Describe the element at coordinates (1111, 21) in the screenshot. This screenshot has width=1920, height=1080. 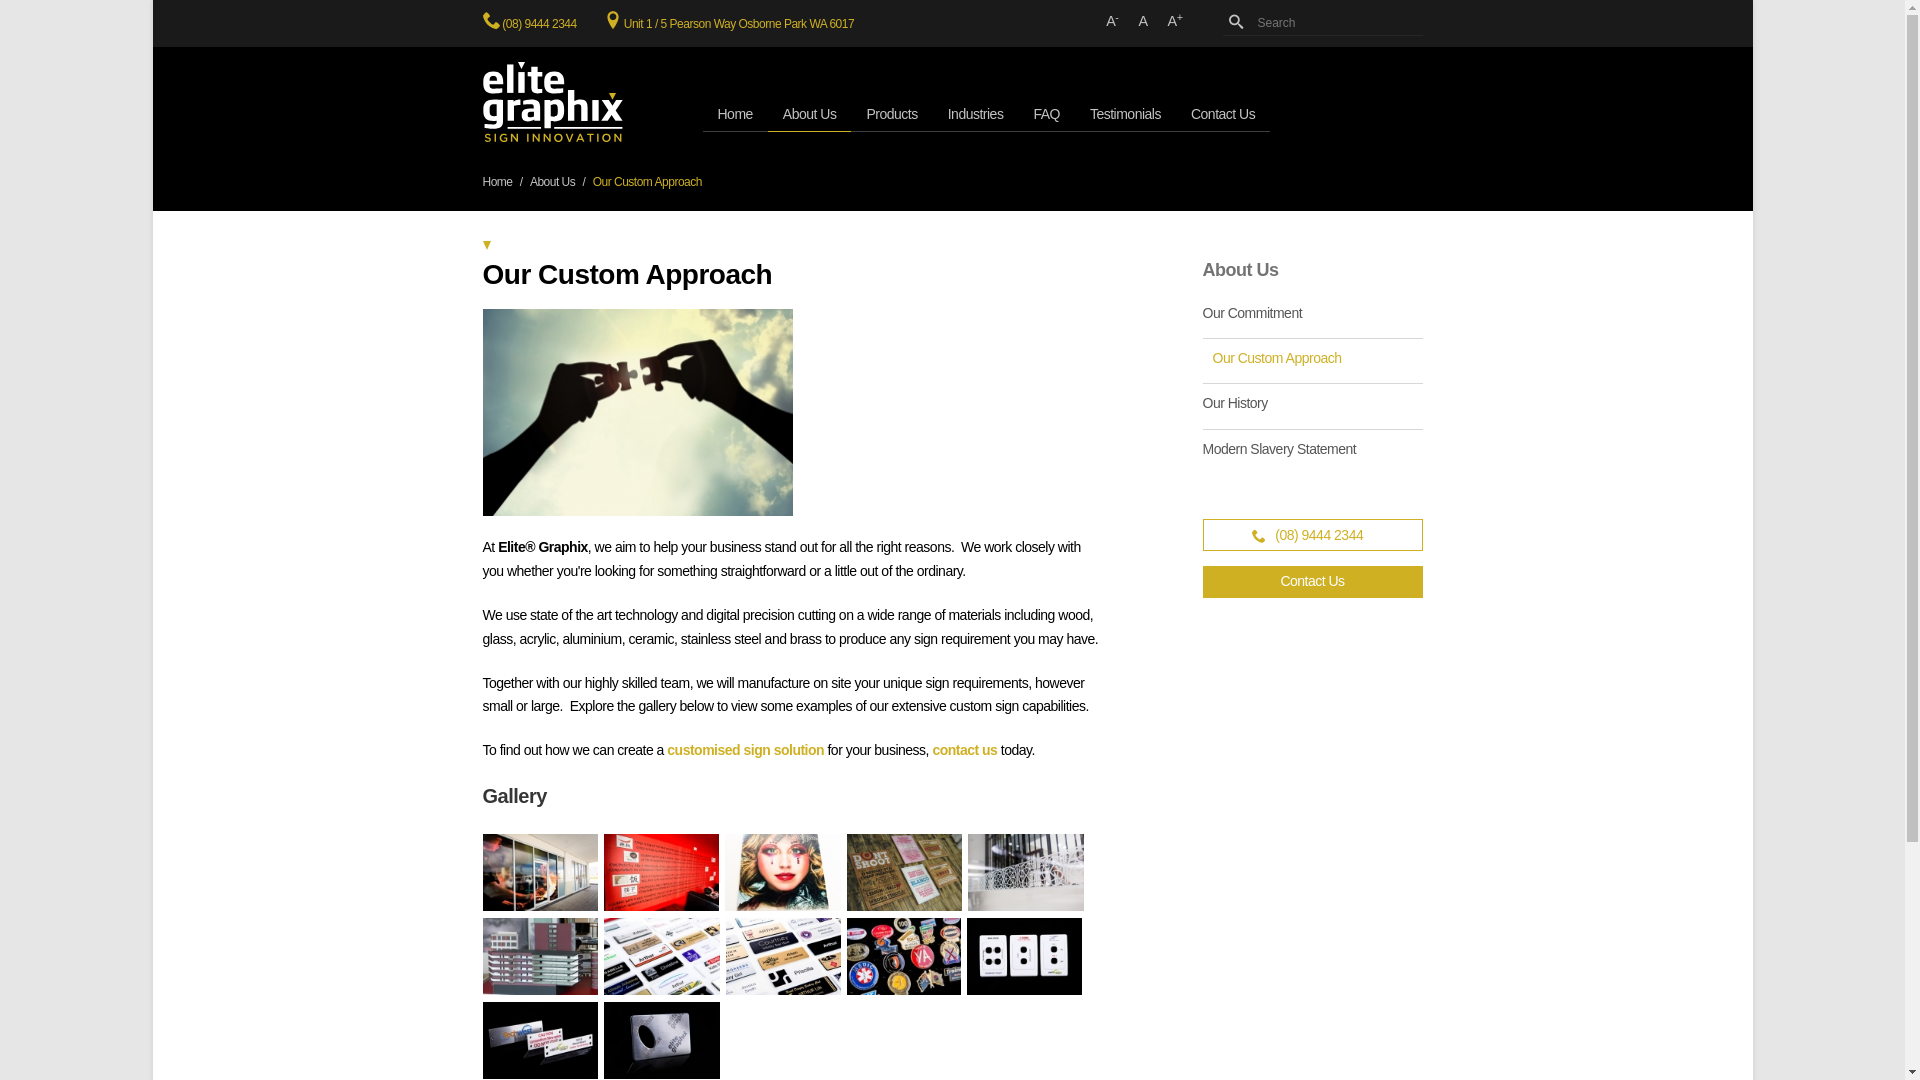
I see `'A-'` at that location.